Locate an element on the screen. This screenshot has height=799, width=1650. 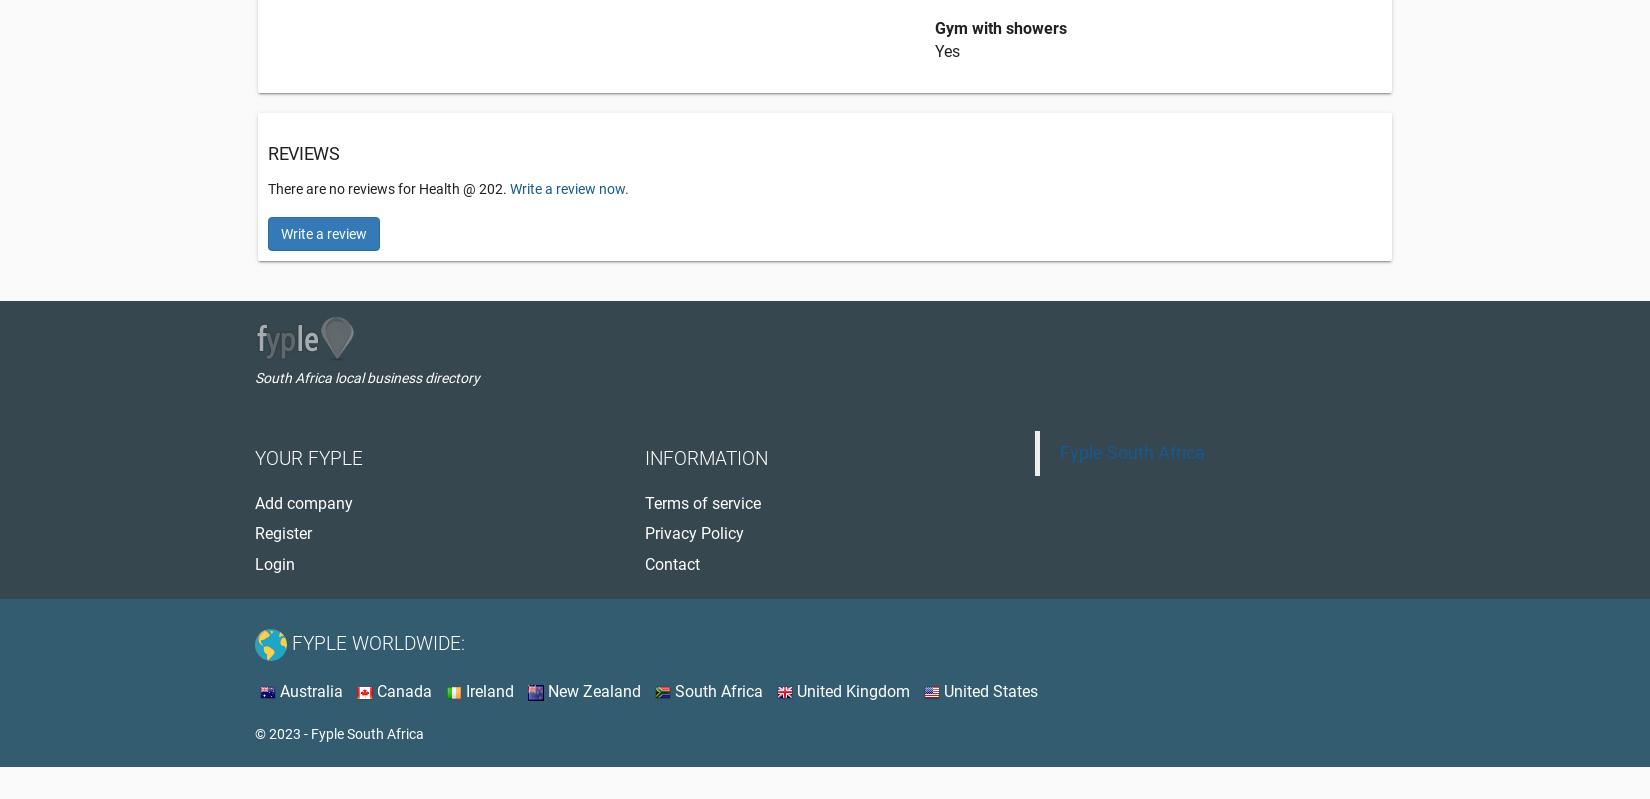
'Privacy Policy' is located at coordinates (693, 532).